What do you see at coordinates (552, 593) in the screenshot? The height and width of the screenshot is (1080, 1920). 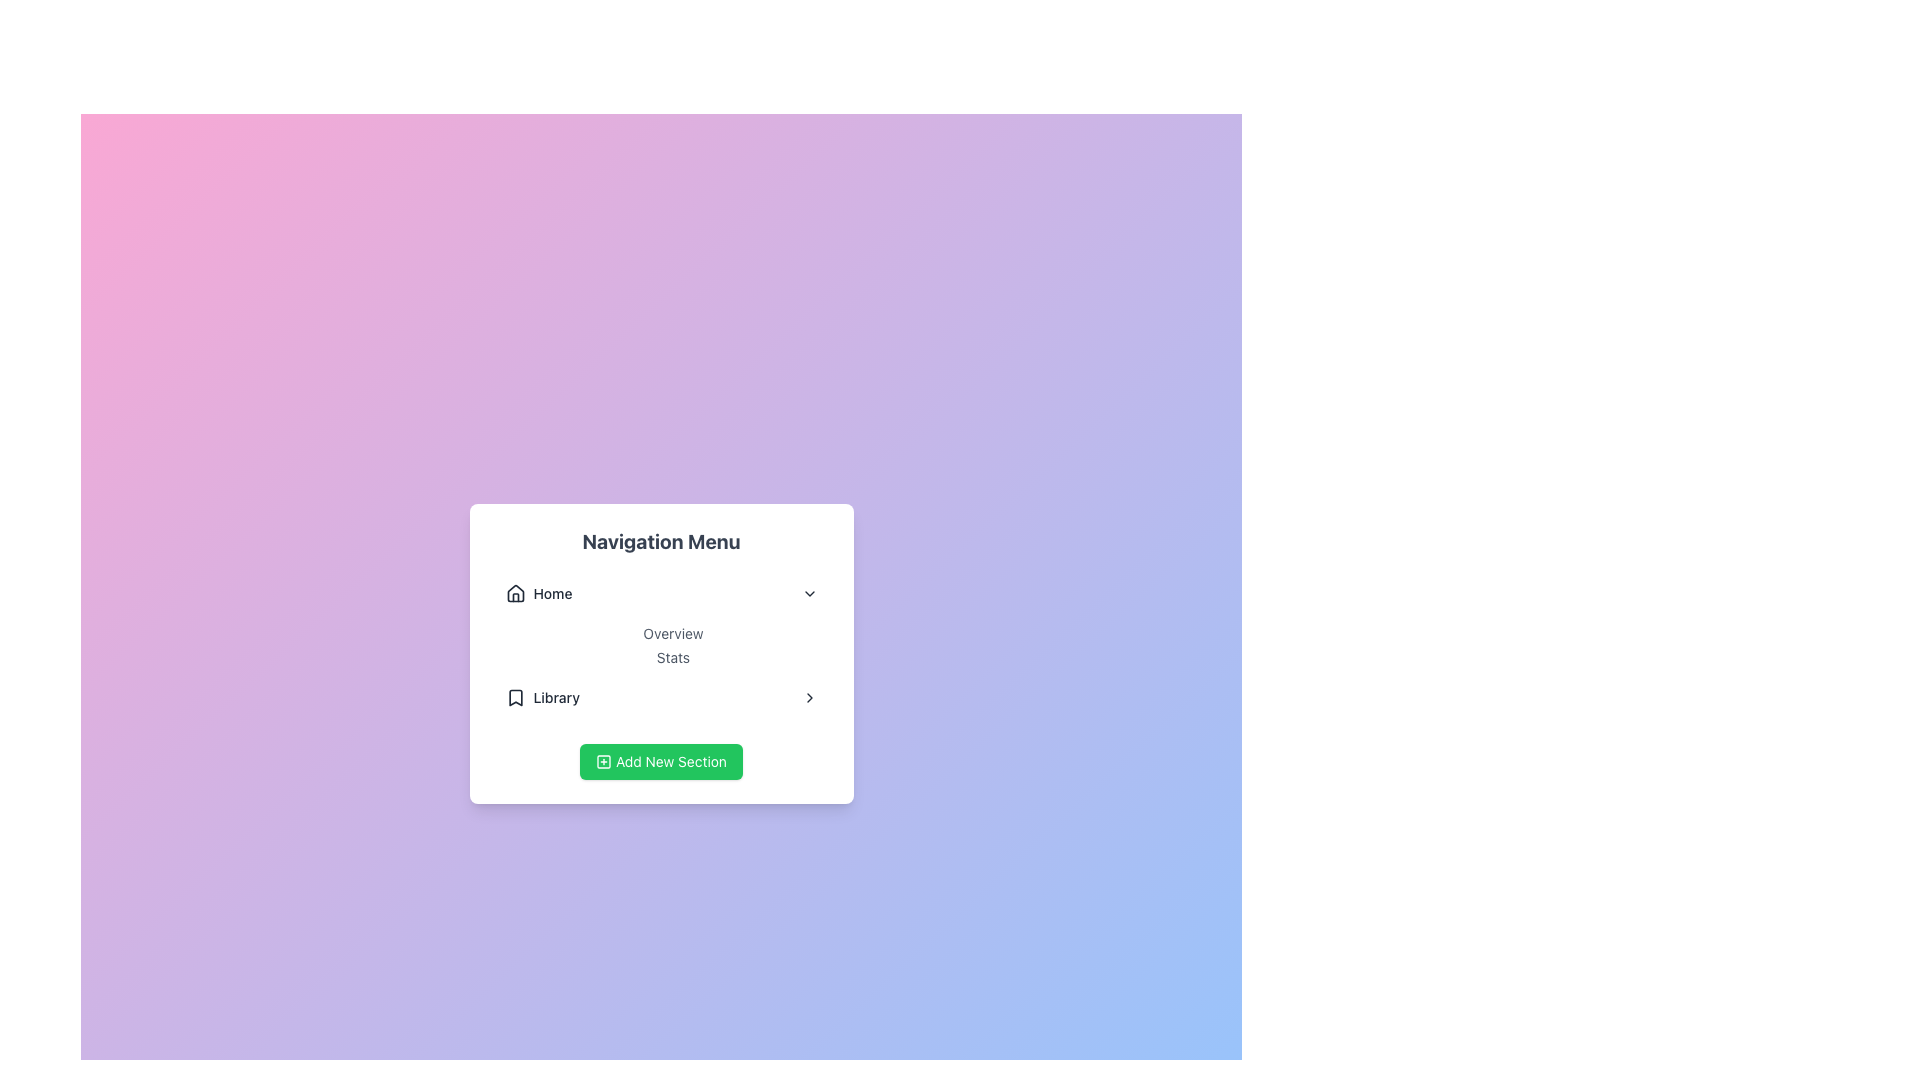 I see `the 'Home' text label, which is displayed in a medium-sized, sans-serif font and is part of the navigation menu in the upper-left section` at bounding box center [552, 593].